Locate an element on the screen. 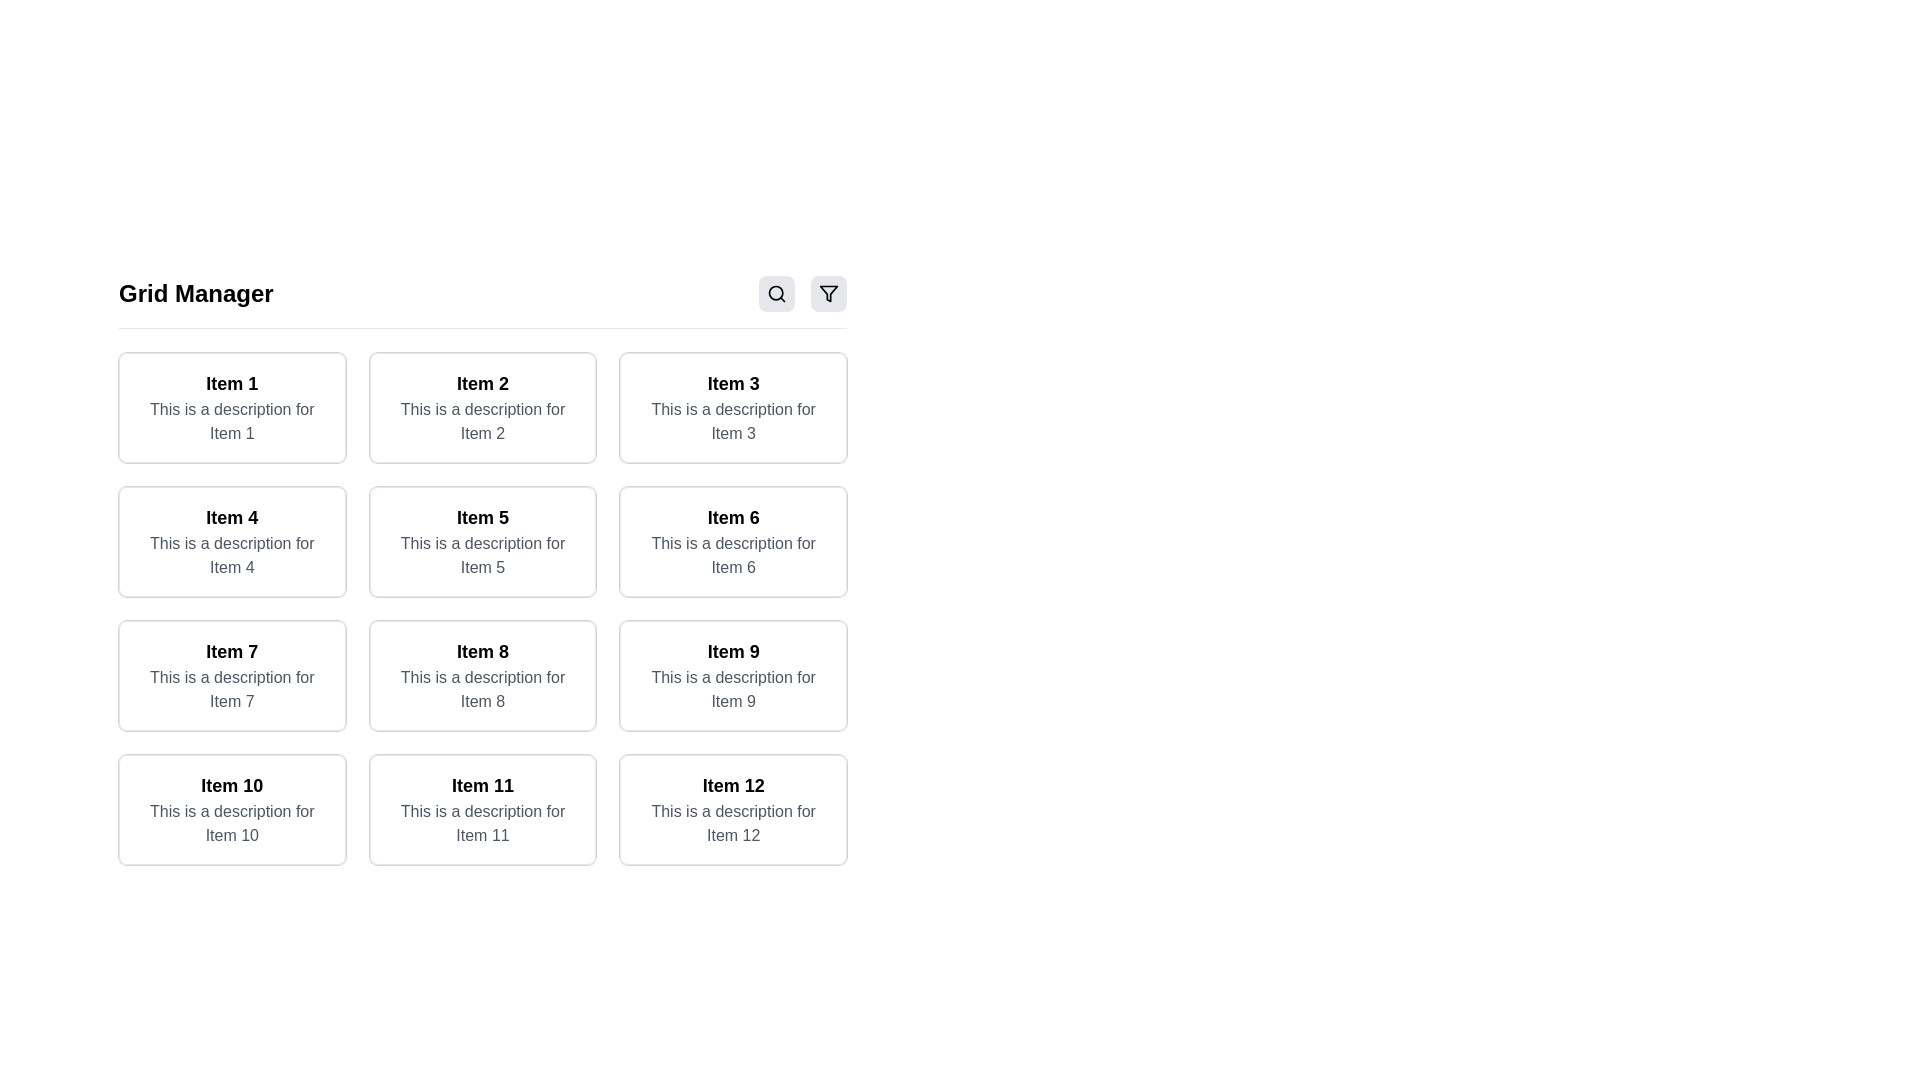 The width and height of the screenshot is (1920, 1080). the magnifying glass icon by clicking on its circular part to trigger search functionality is located at coordinates (775, 293).